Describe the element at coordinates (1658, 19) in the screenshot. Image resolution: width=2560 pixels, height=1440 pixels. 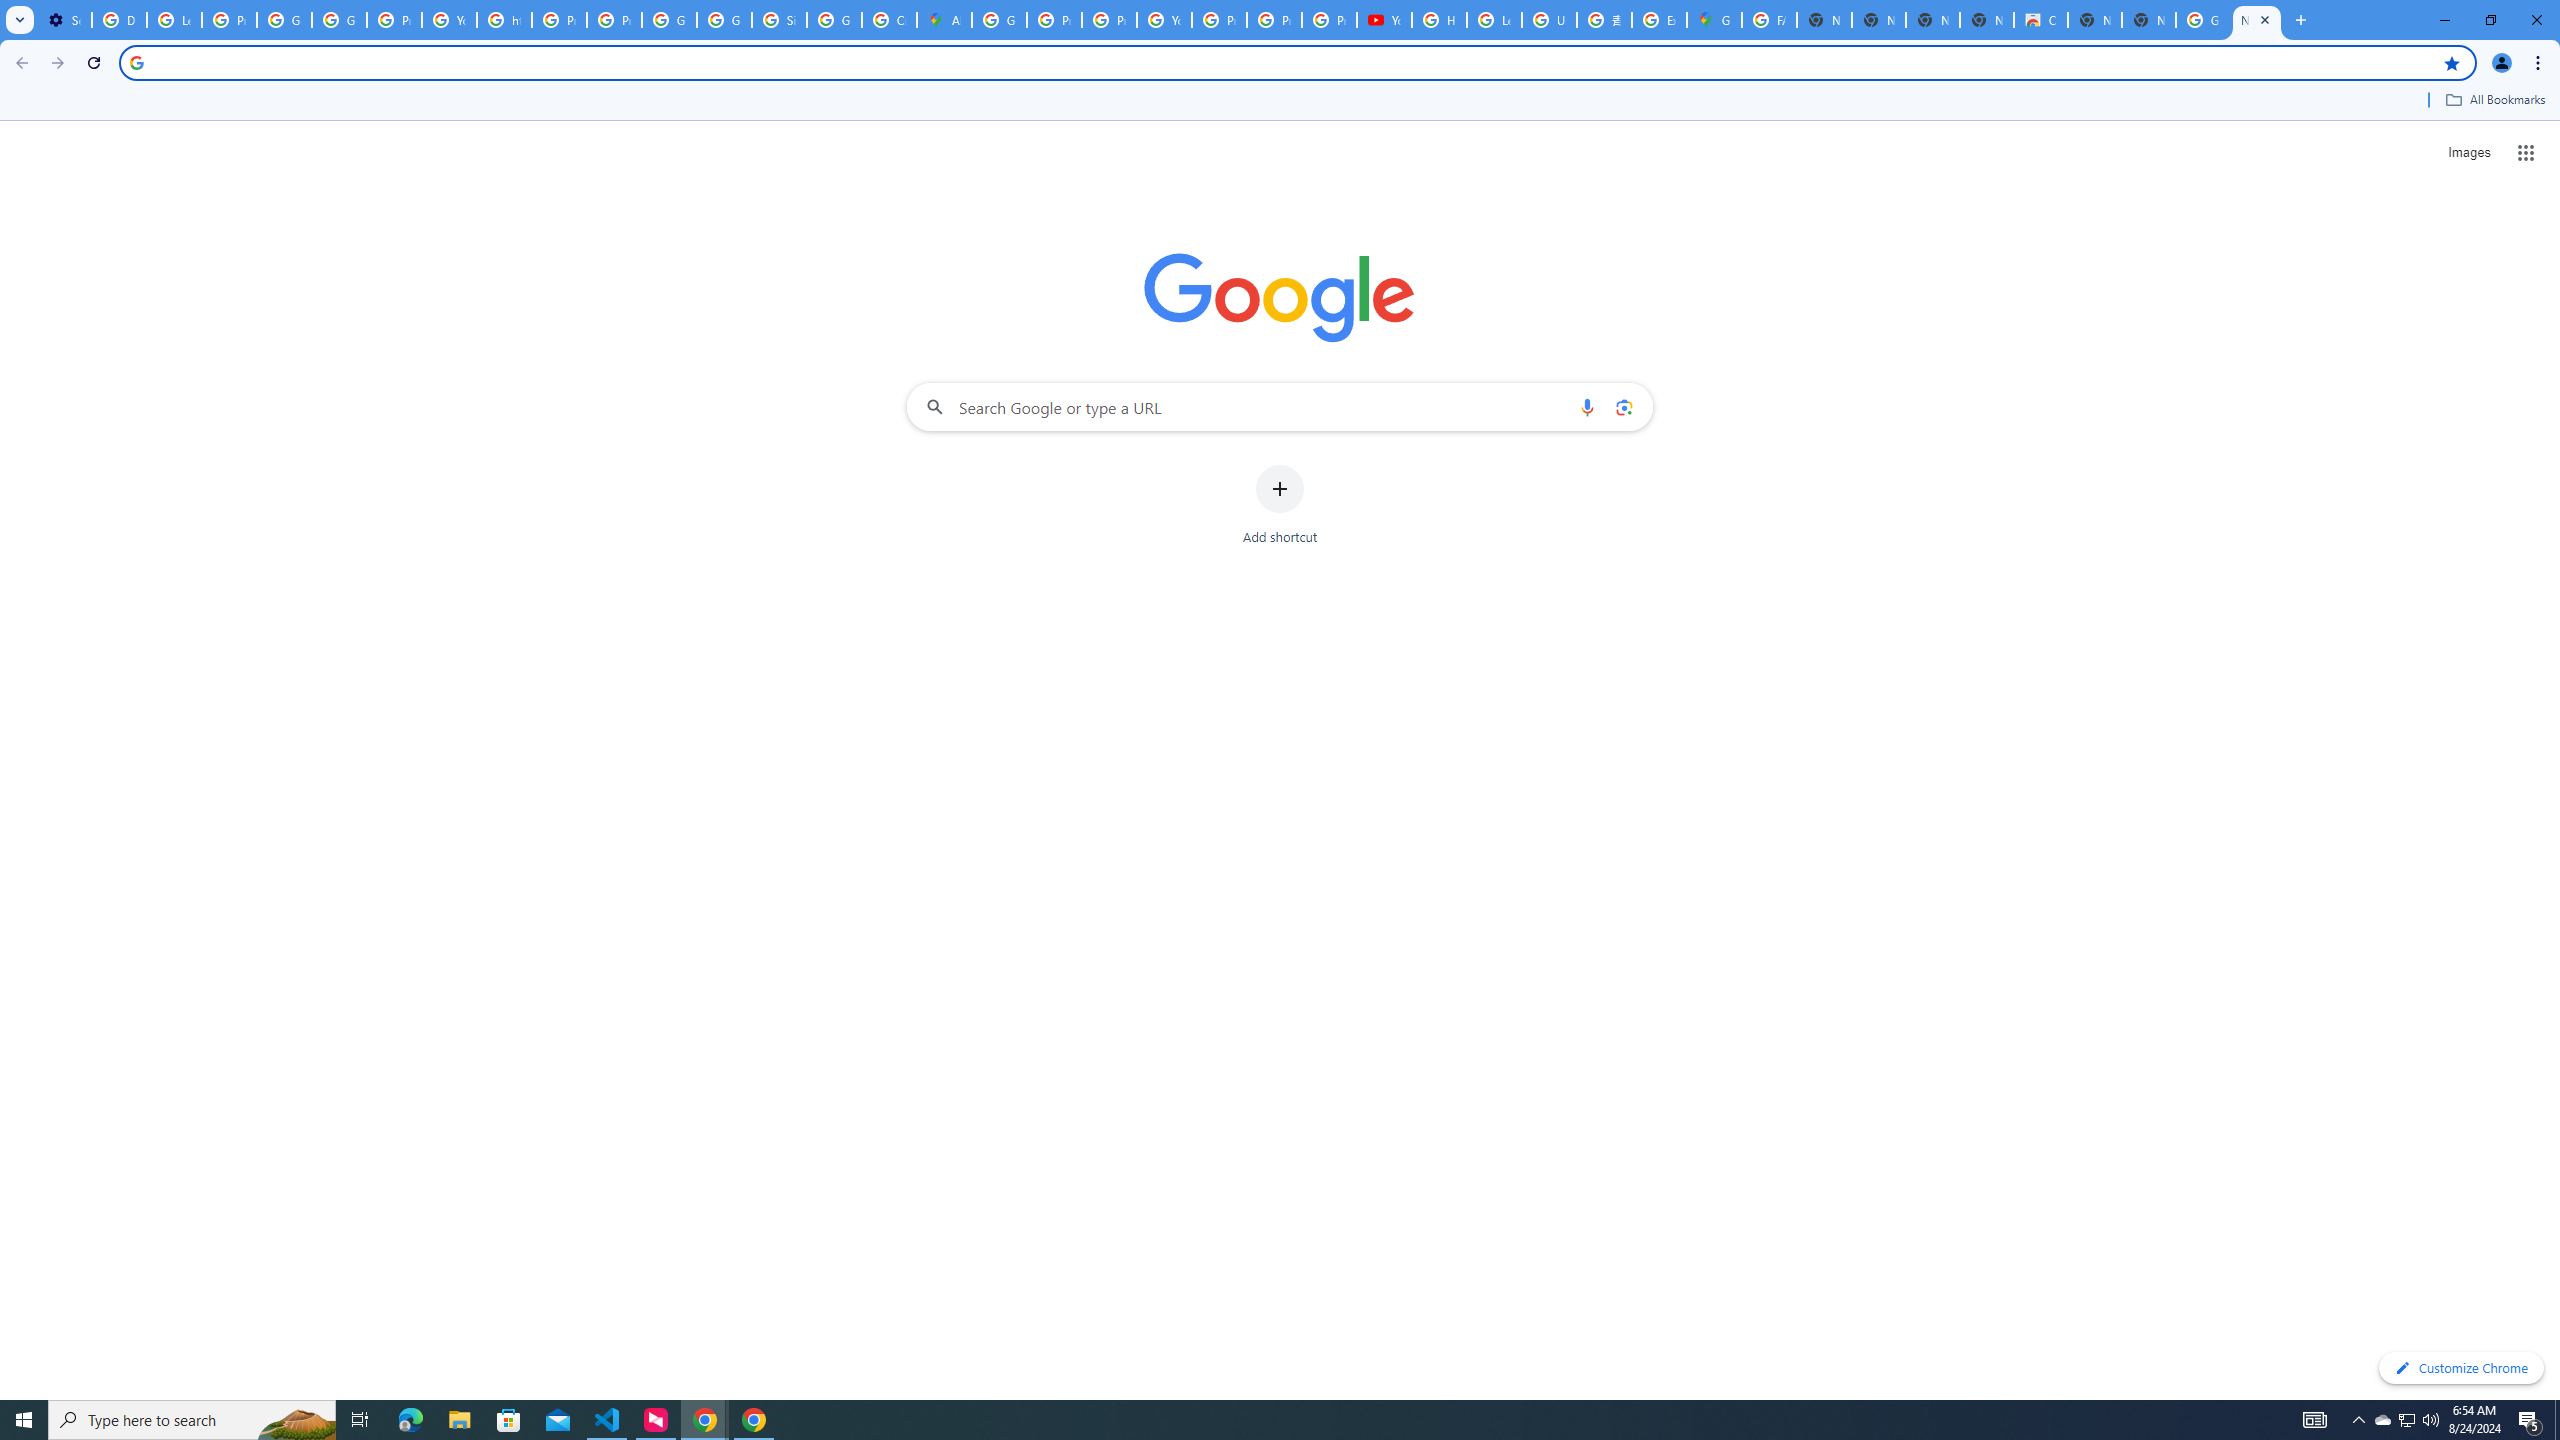
I see `'Explore new street-level details - Google Maps Help'` at that location.